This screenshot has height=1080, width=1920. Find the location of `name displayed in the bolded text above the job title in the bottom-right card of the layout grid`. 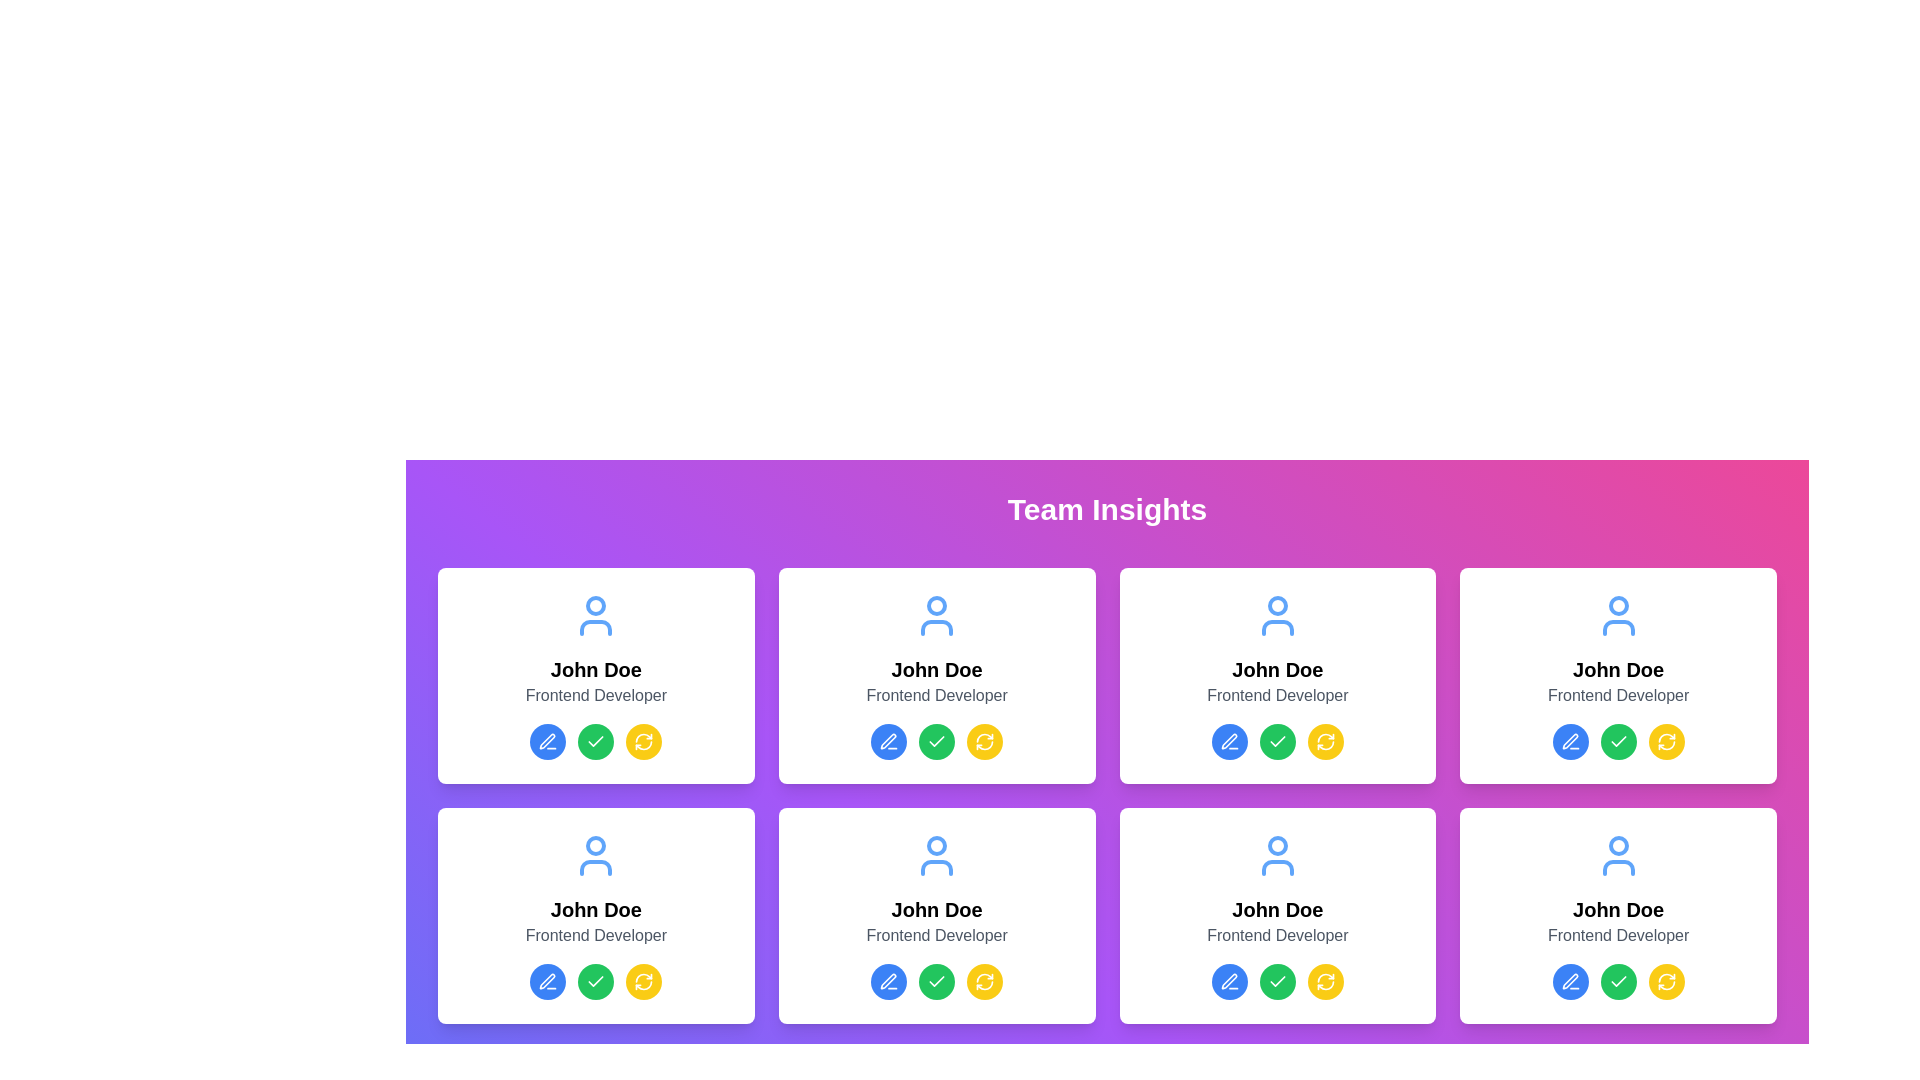

name displayed in the bolded text above the job title in the bottom-right card of the layout grid is located at coordinates (1276, 910).